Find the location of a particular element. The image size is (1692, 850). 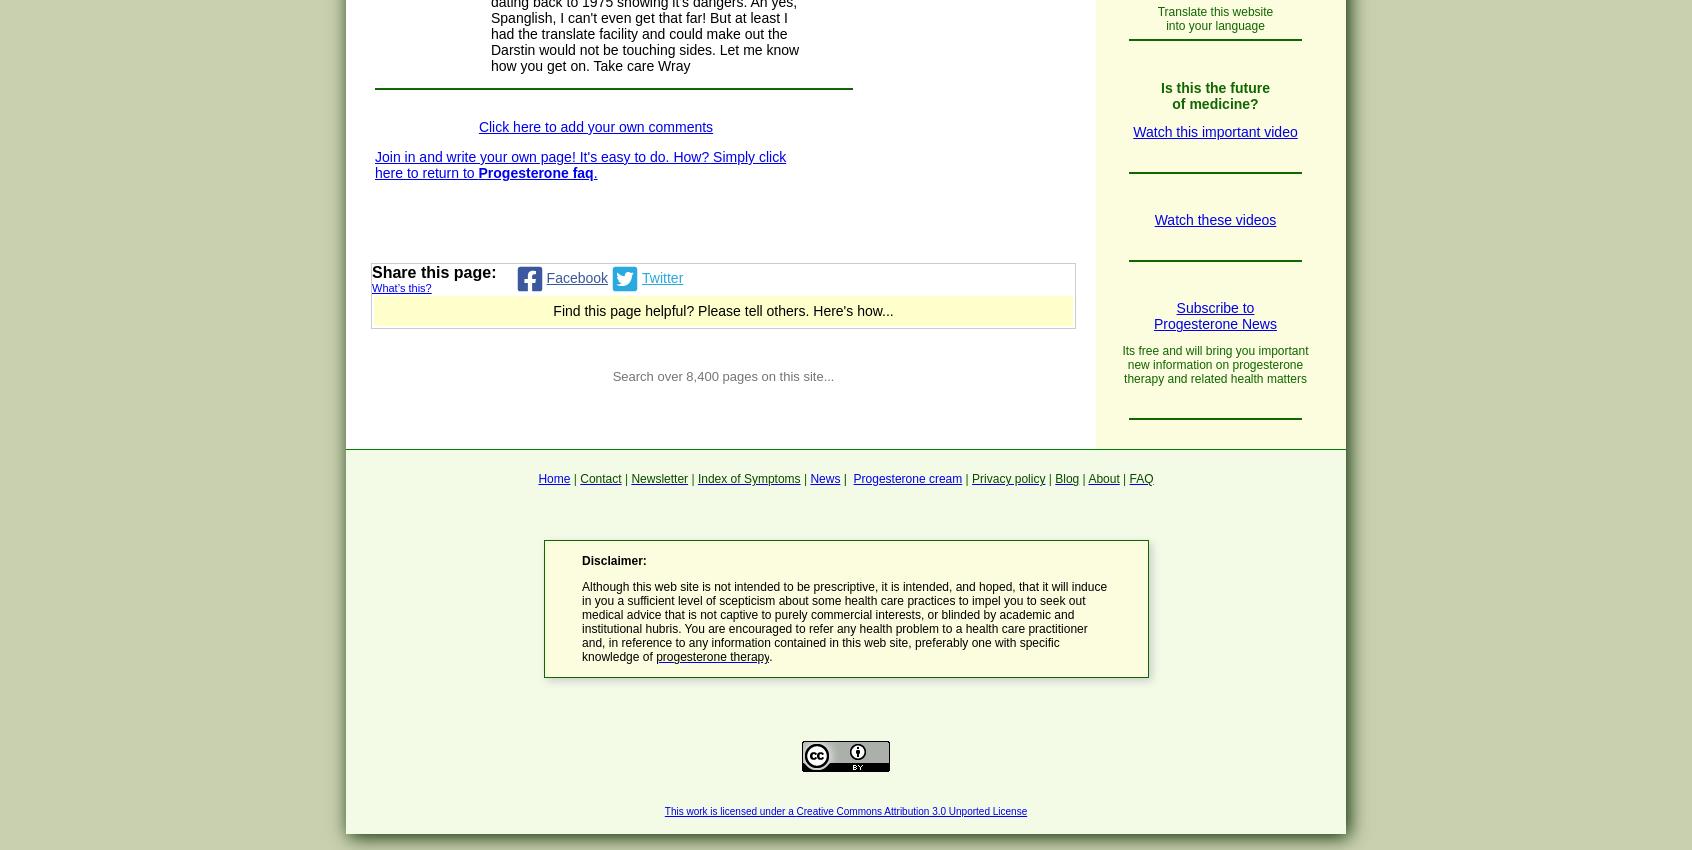

'Contact' is located at coordinates (599, 478).